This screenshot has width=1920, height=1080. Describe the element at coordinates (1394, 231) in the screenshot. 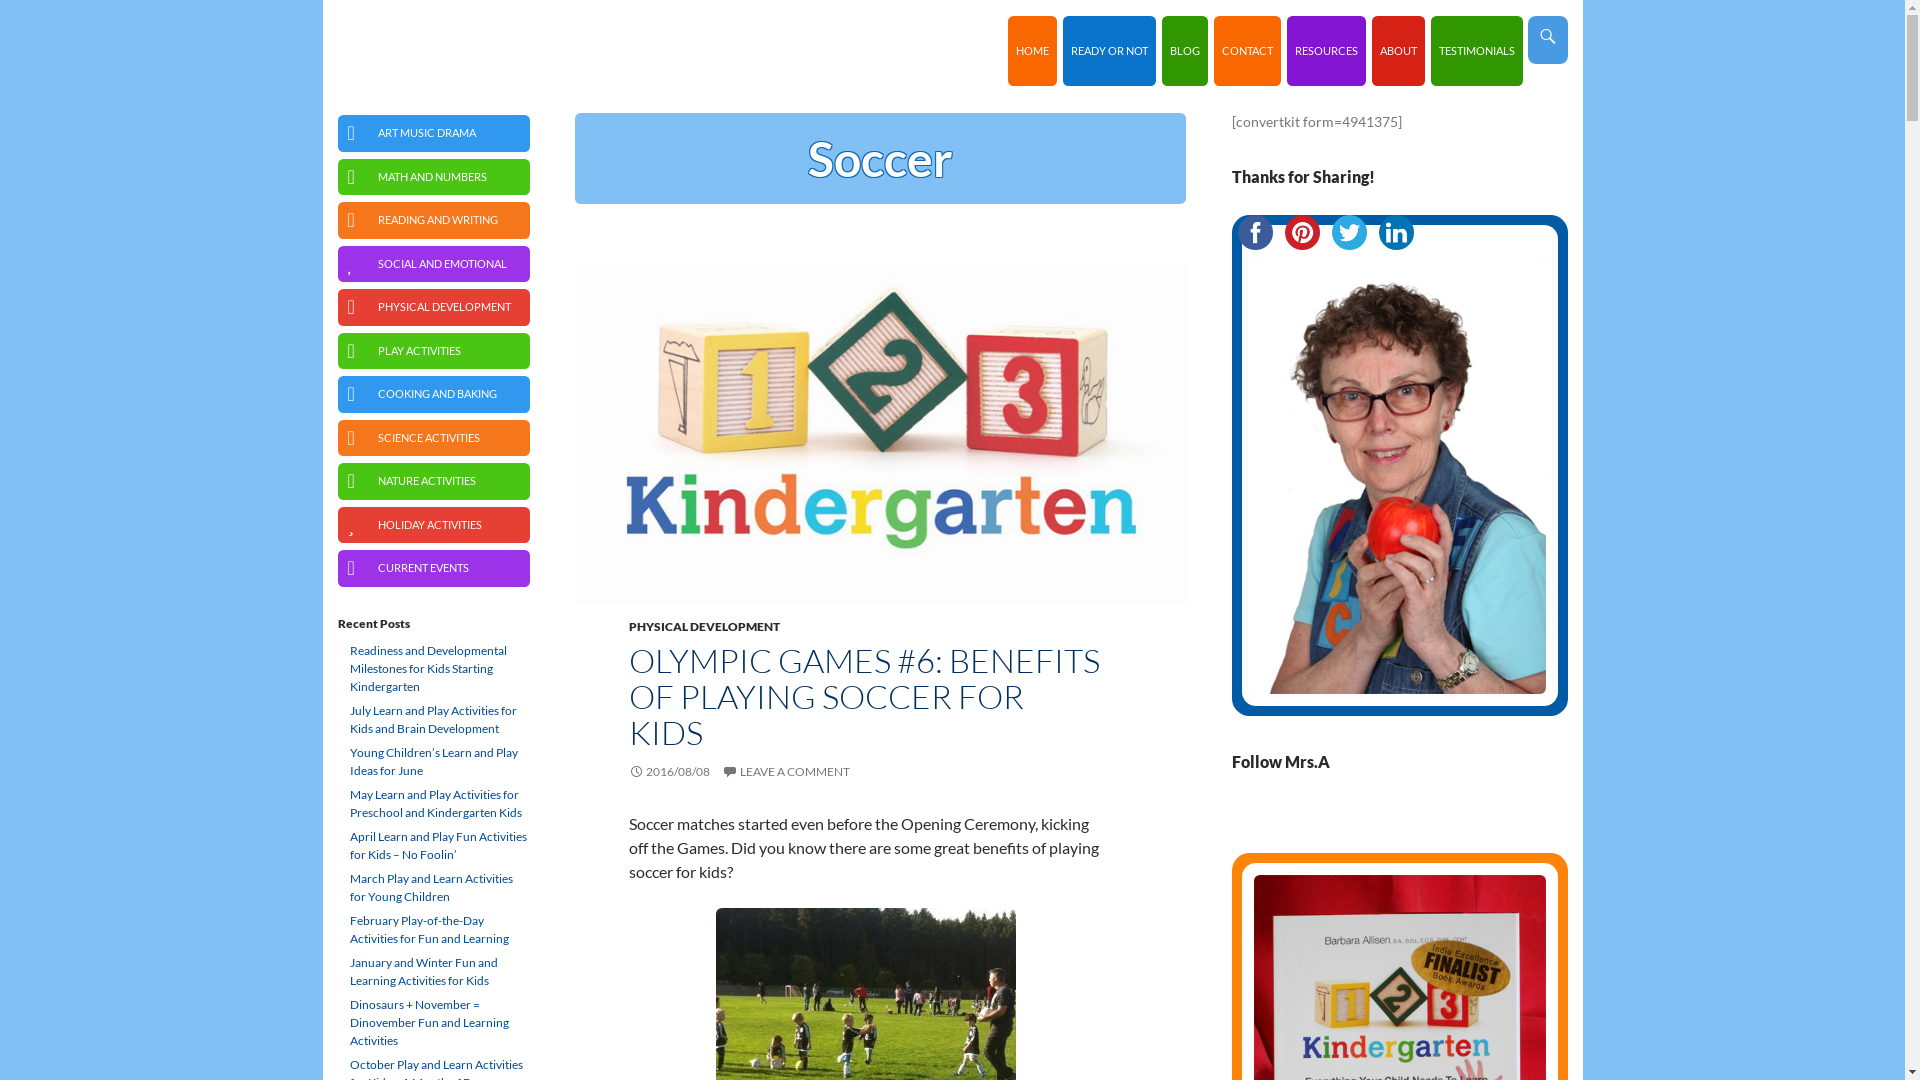

I see `'linkedin'` at that location.